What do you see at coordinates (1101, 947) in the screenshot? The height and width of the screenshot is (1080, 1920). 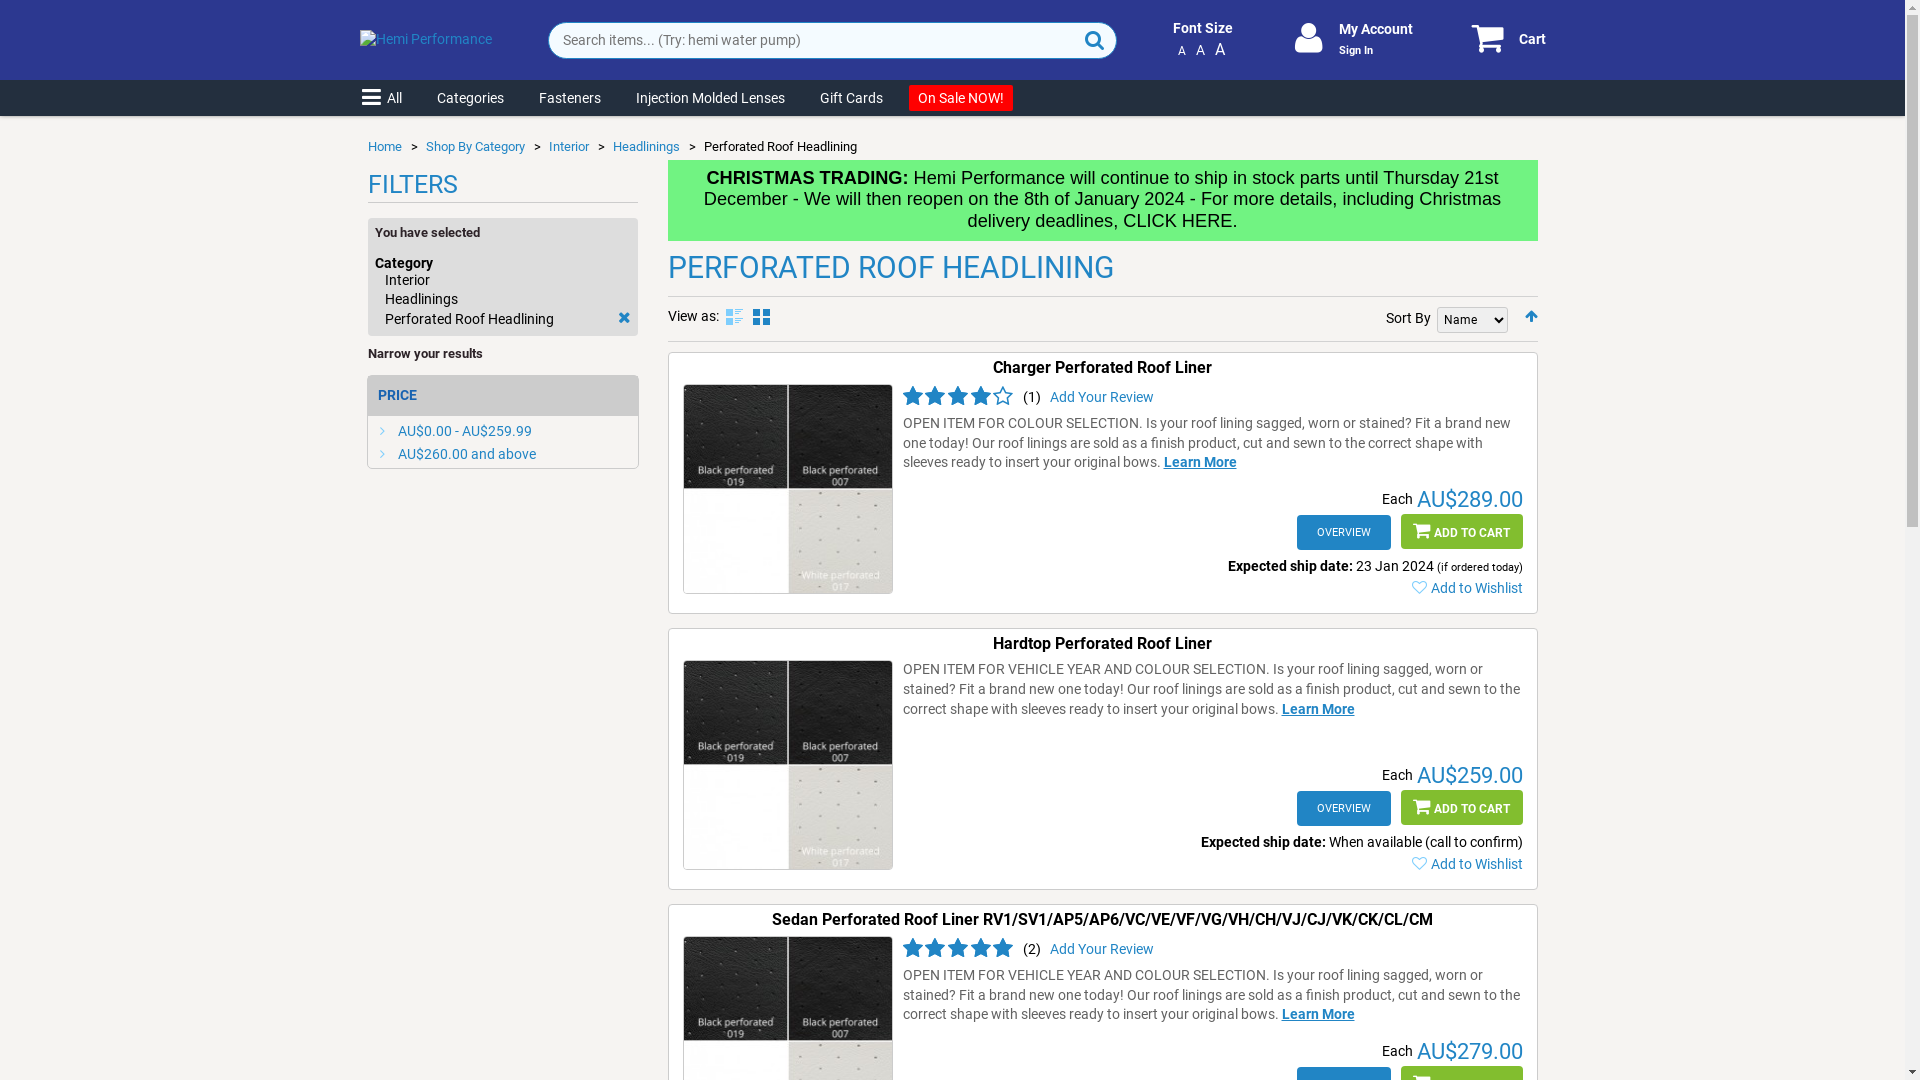 I see `'Add Your Review'` at bounding box center [1101, 947].